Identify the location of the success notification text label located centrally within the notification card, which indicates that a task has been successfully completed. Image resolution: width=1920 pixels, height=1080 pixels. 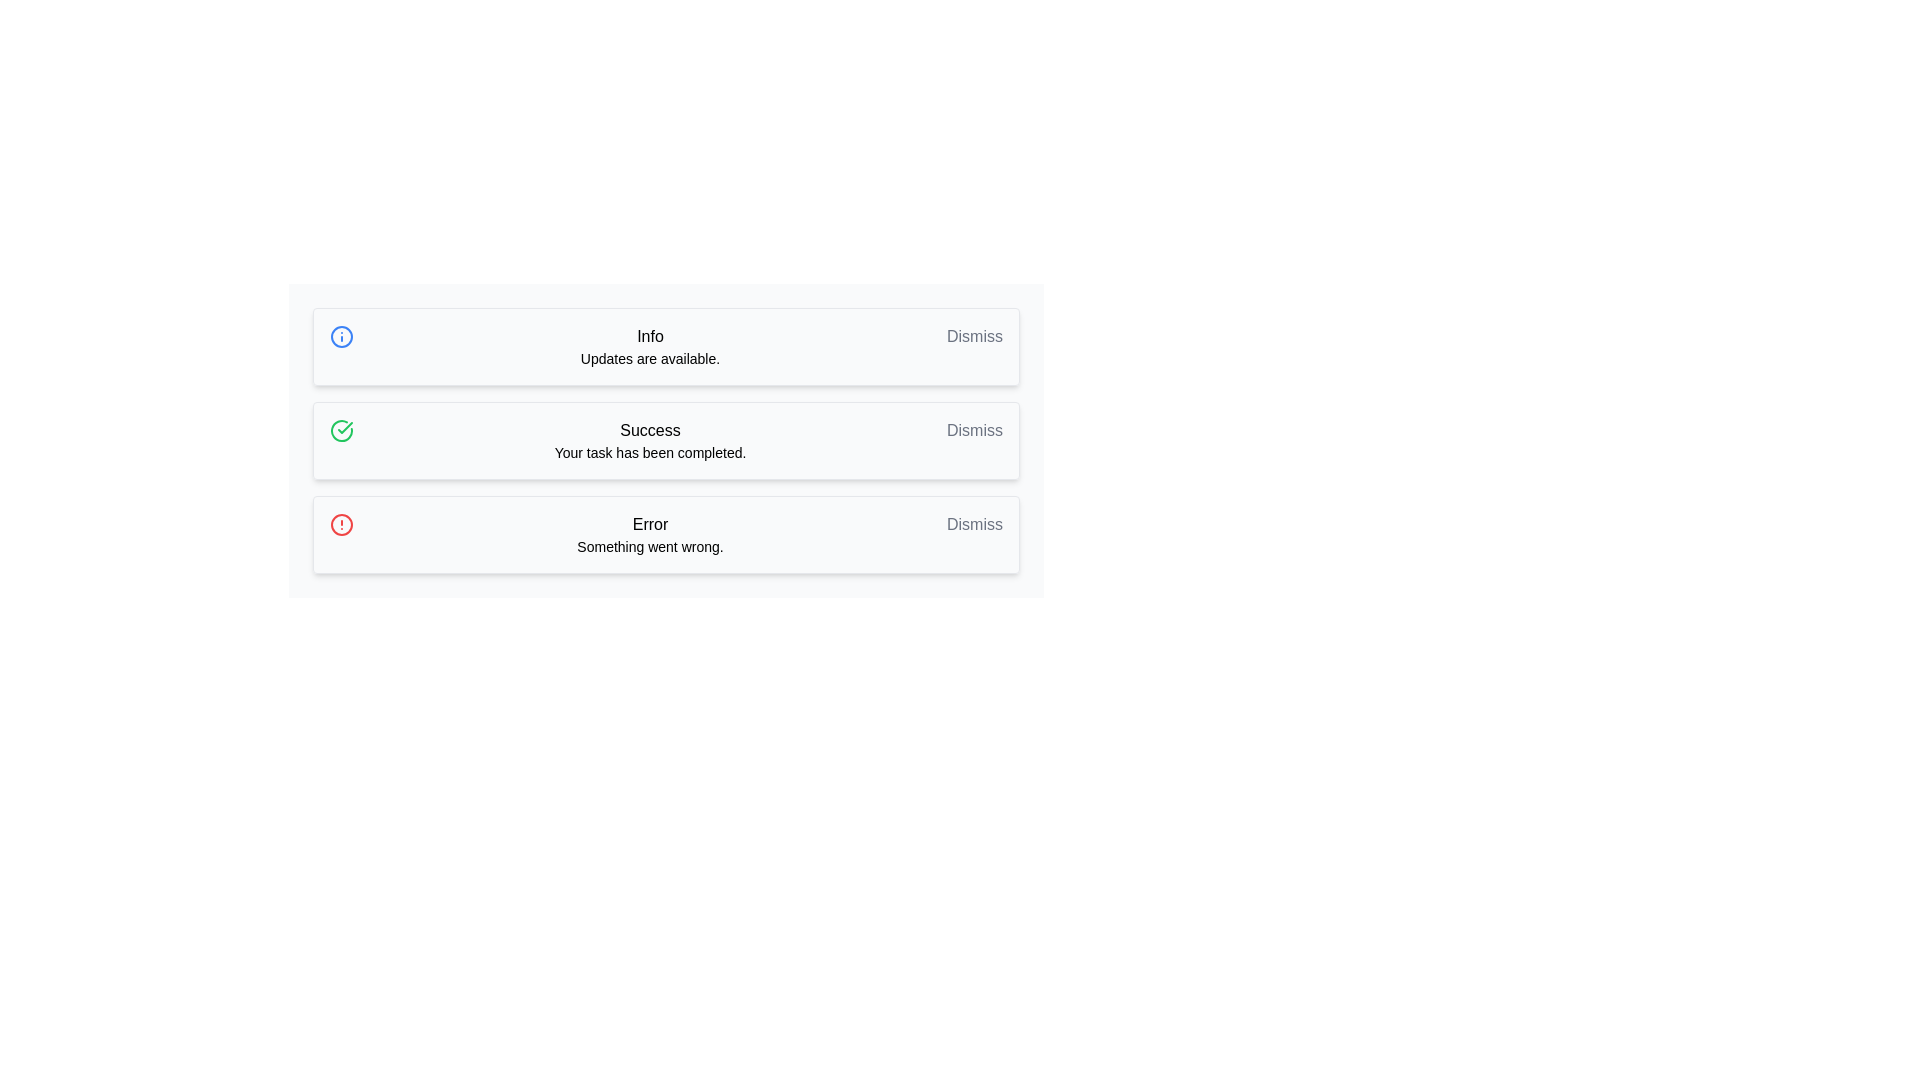
(650, 439).